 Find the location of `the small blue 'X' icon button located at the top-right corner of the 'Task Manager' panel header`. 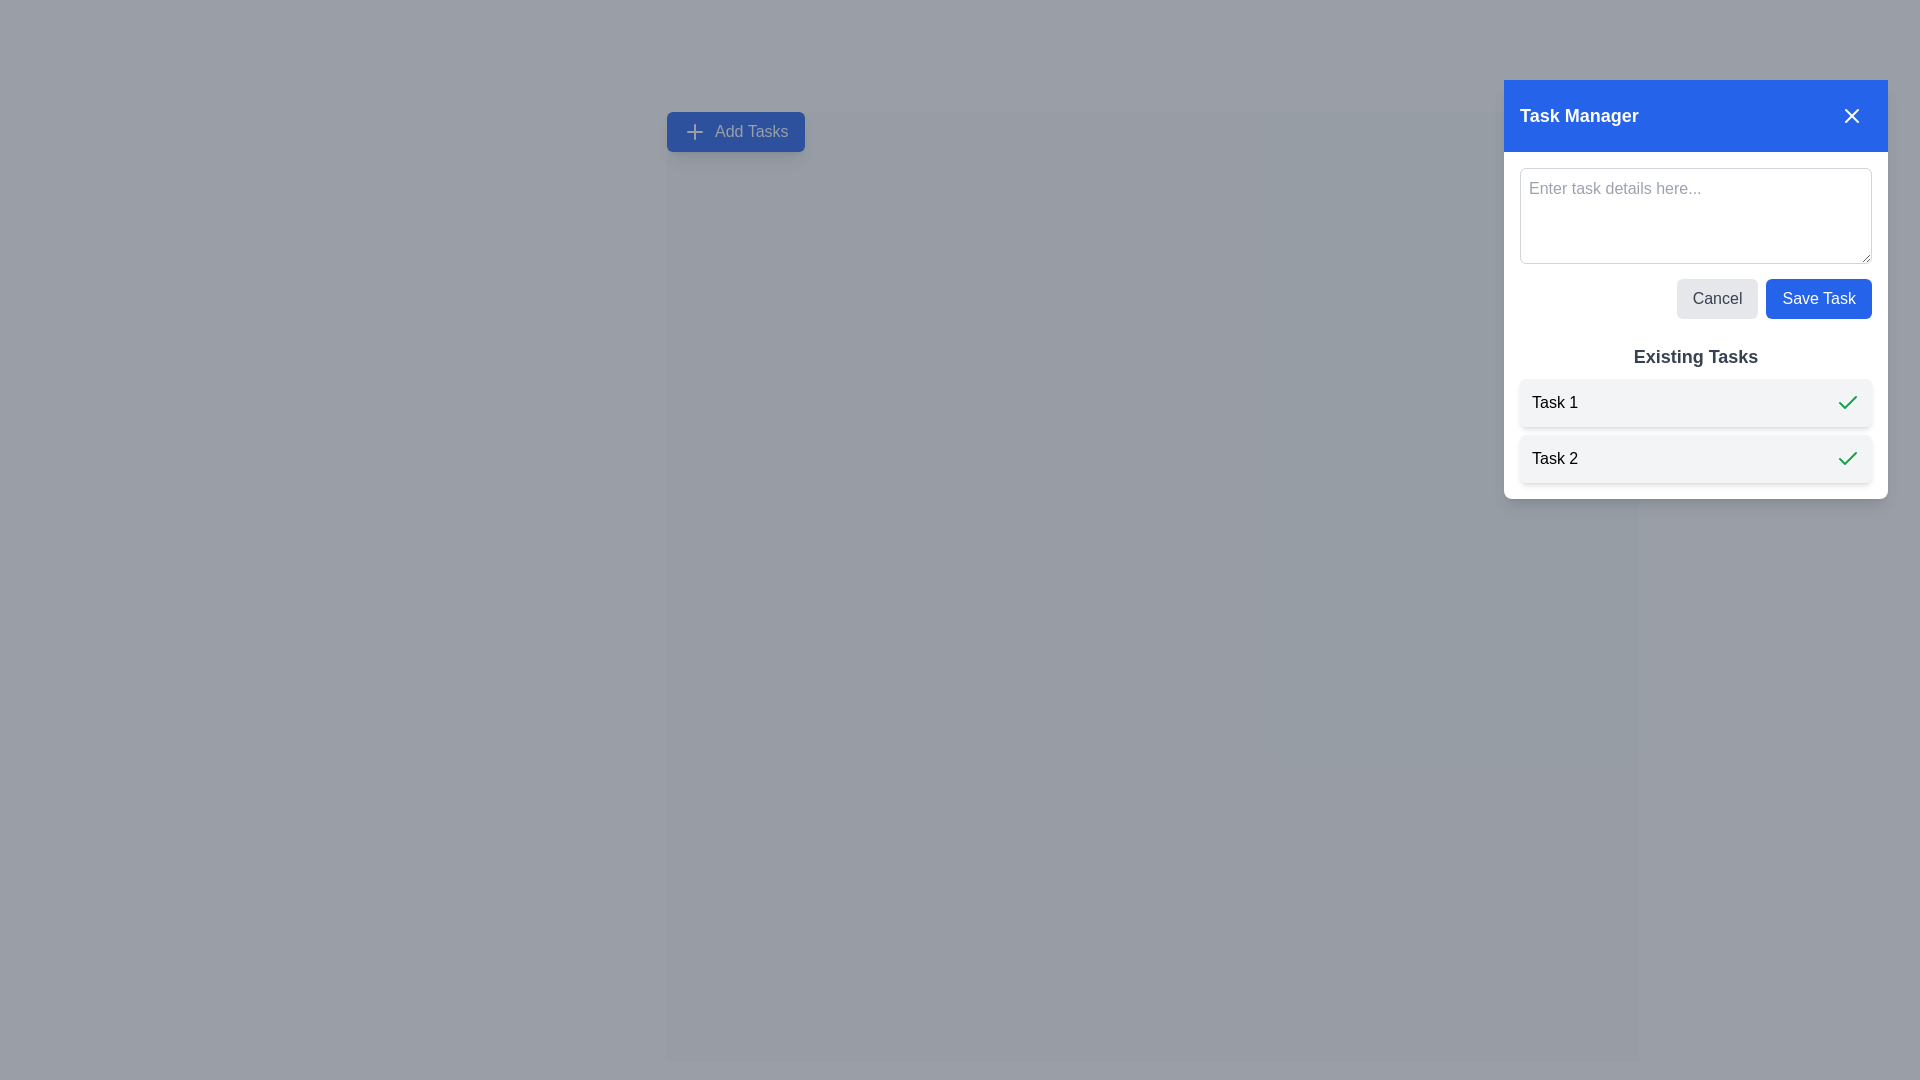

the small blue 'X' icon button located at the top-right corner of the 'Task Manager' panel header is located at coordinates (1851, 115).